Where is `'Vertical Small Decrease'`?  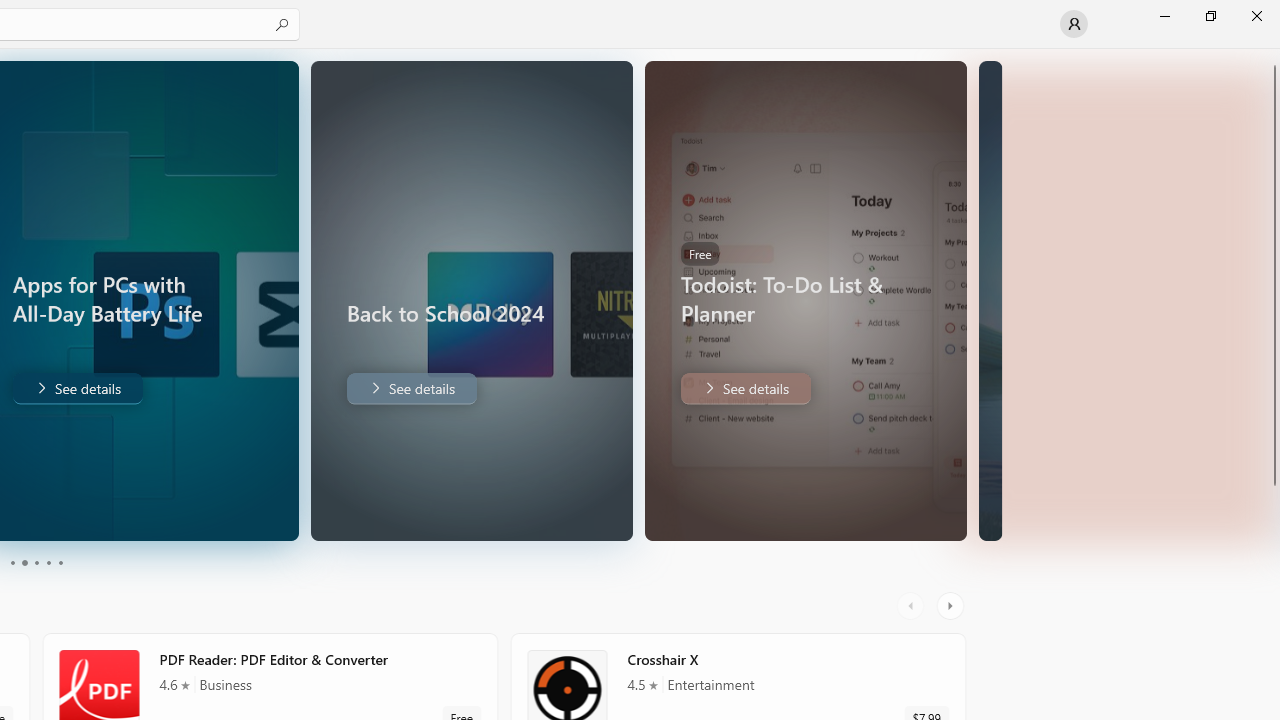
'Vertical Small Decrease' is located at coordinates (1271, 54).